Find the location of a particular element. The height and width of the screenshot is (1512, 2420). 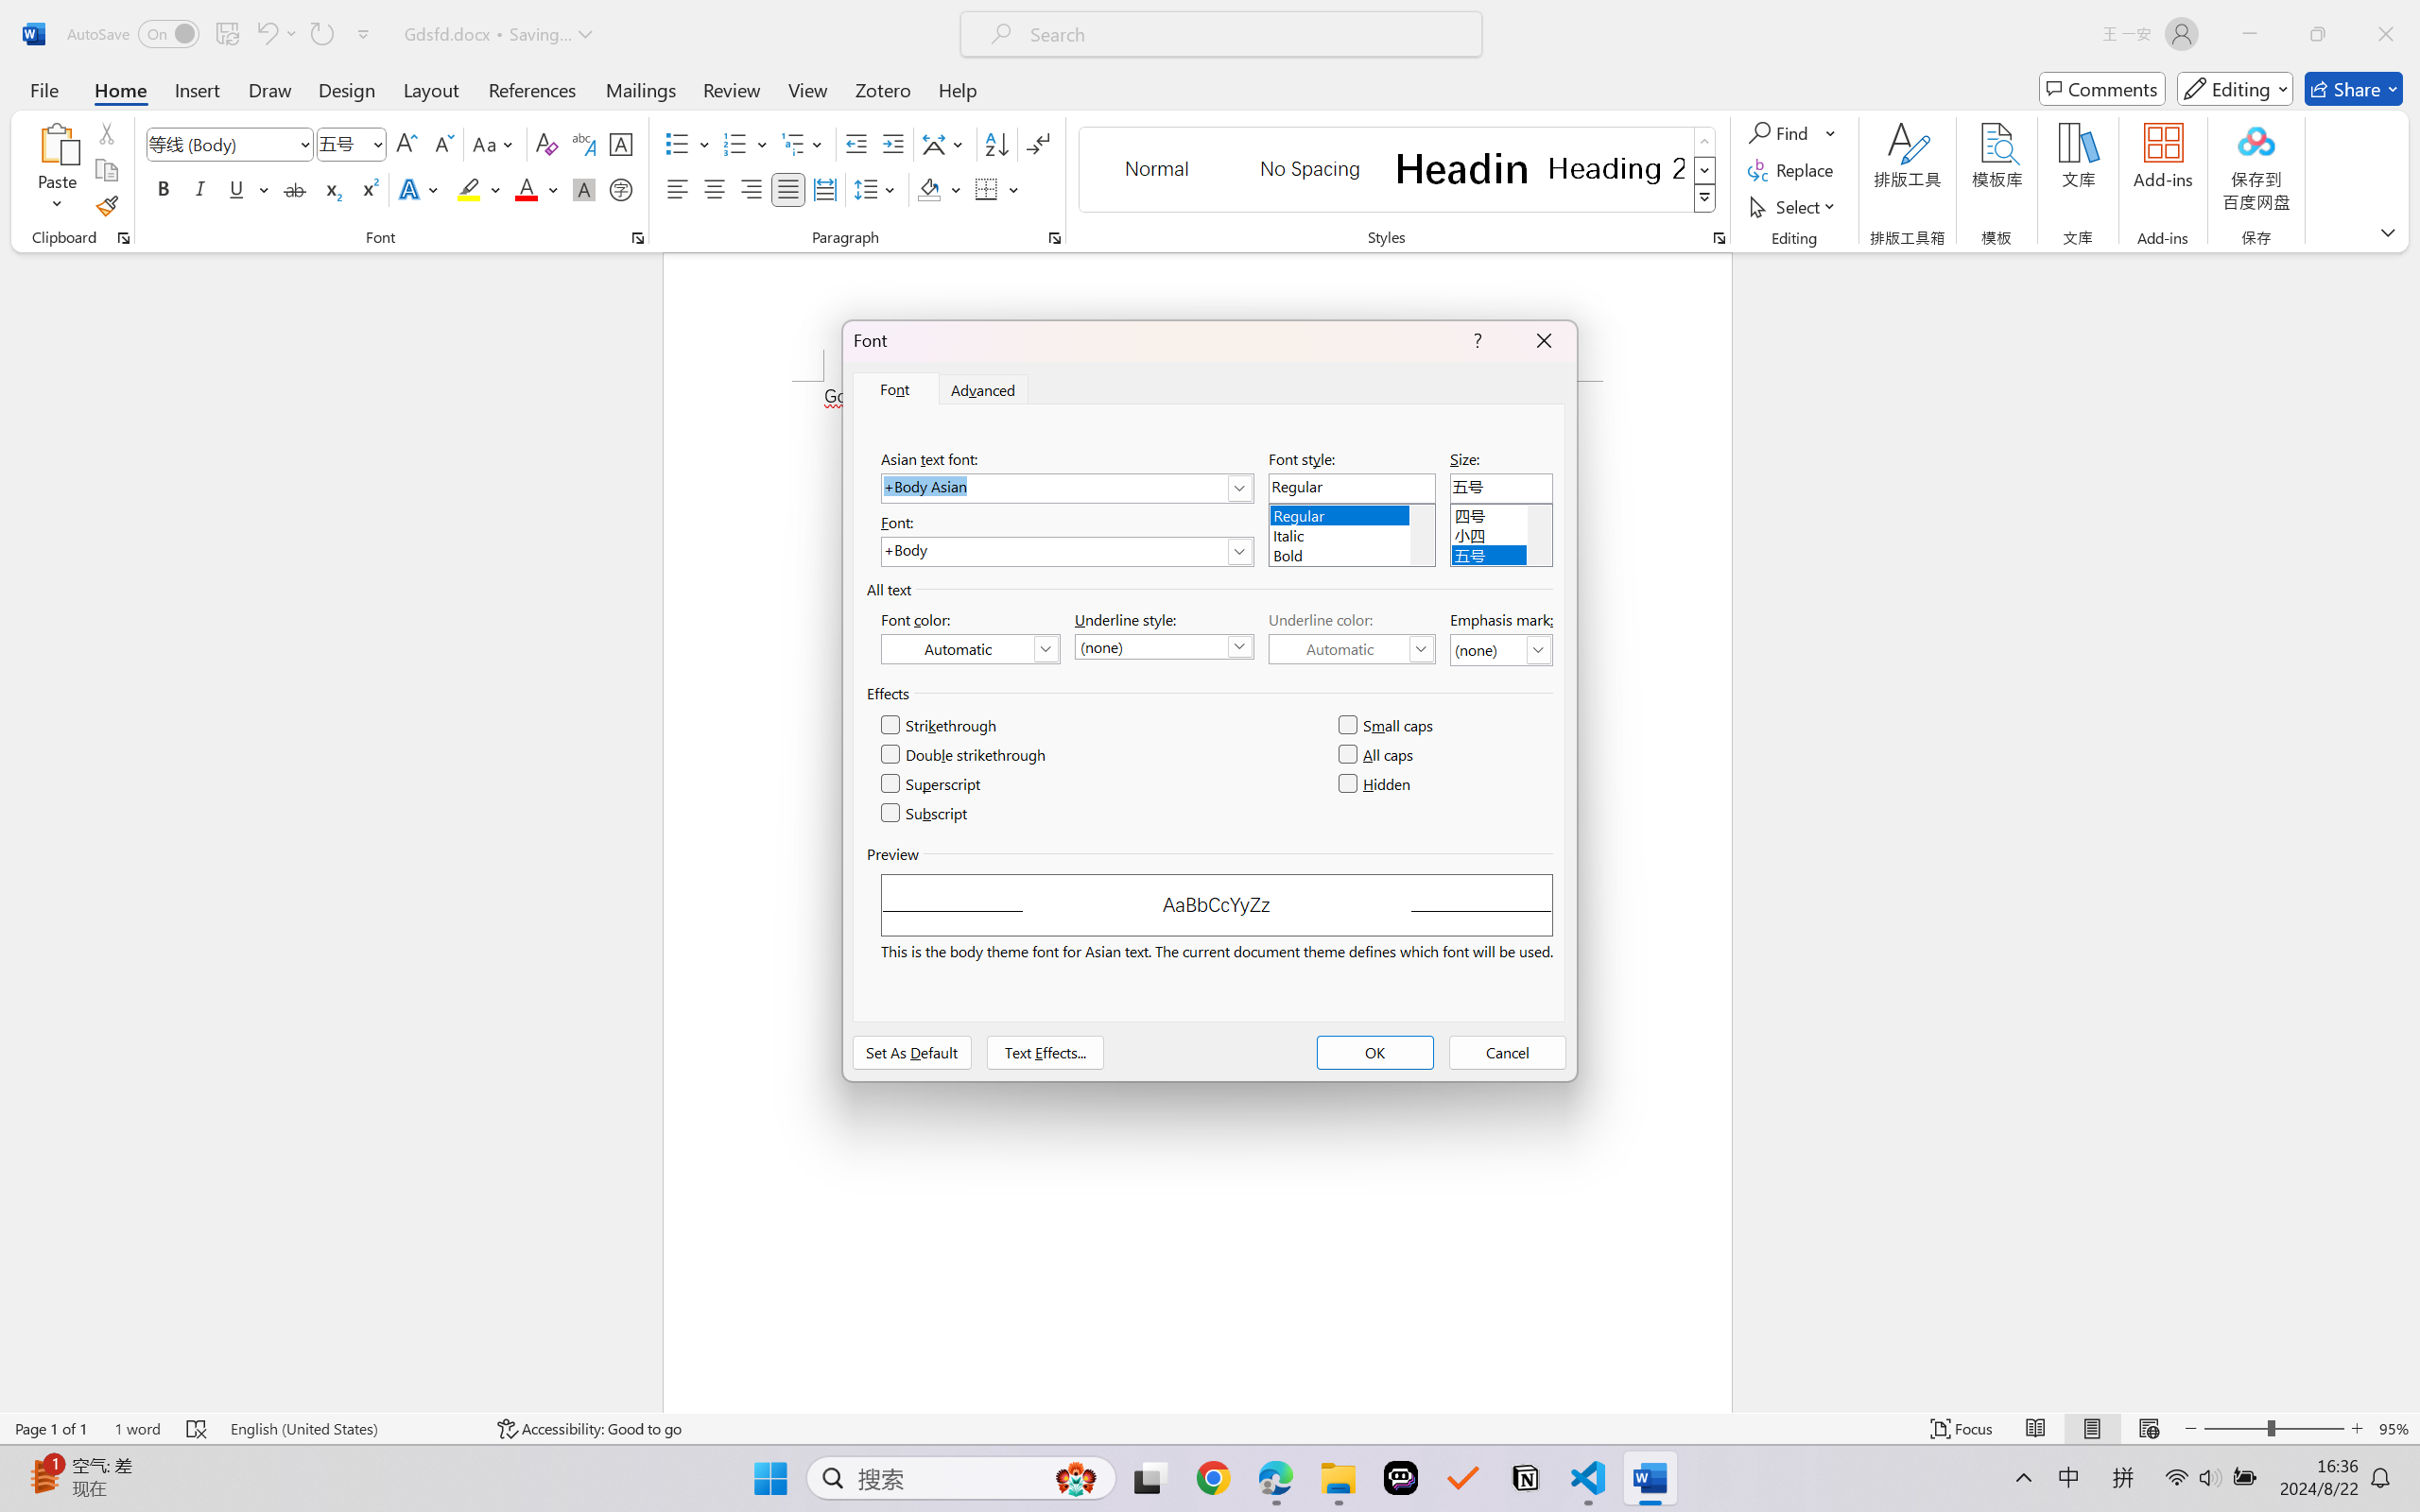

'Poe' is located at coordinates (1400, 1478).